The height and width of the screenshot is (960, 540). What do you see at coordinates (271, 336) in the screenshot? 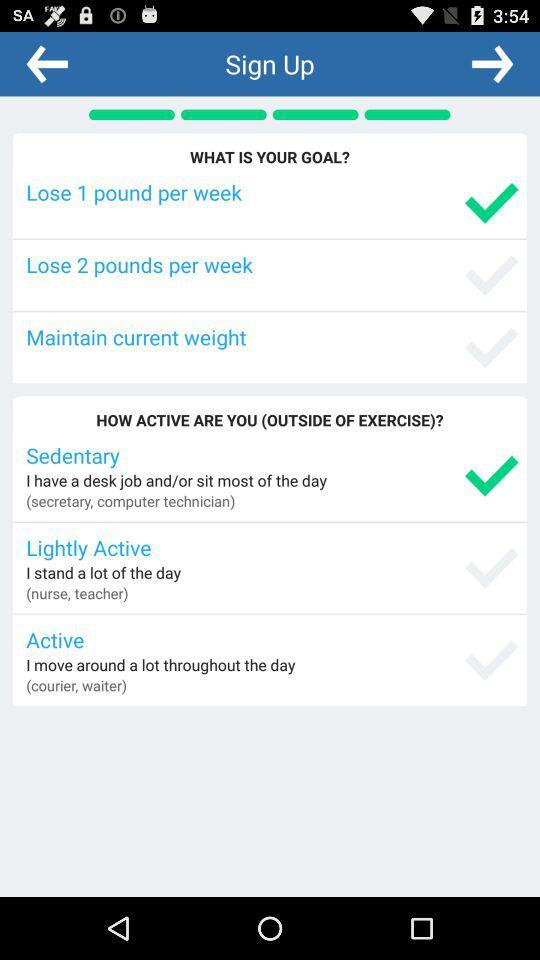
I see `the app above the how active are item` at bounding box center [271, 336].